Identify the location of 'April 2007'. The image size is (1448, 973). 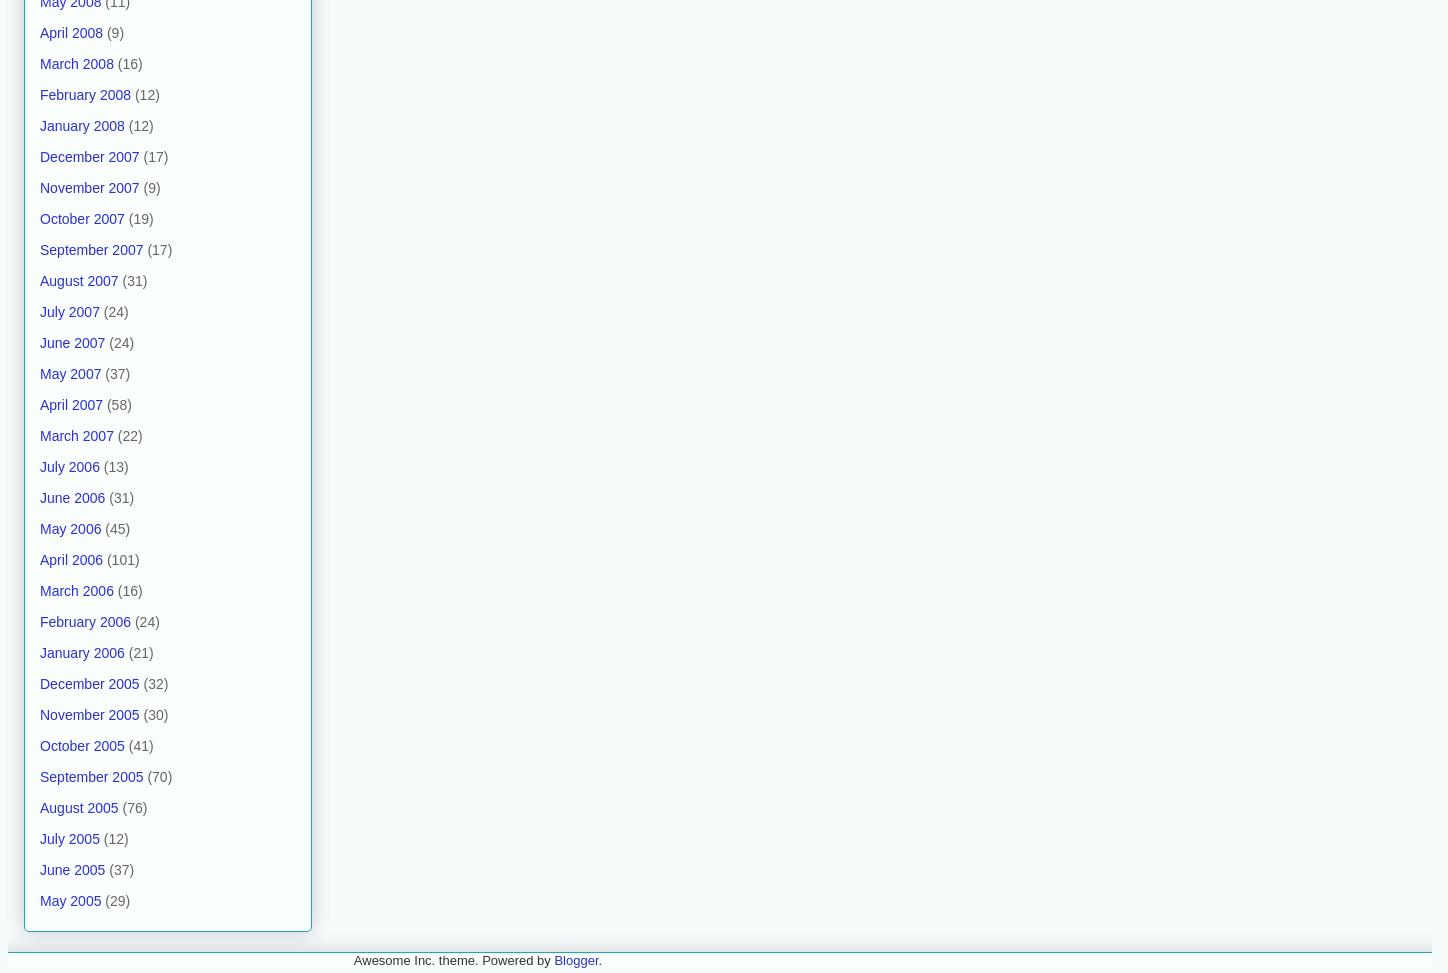
(71, 402).